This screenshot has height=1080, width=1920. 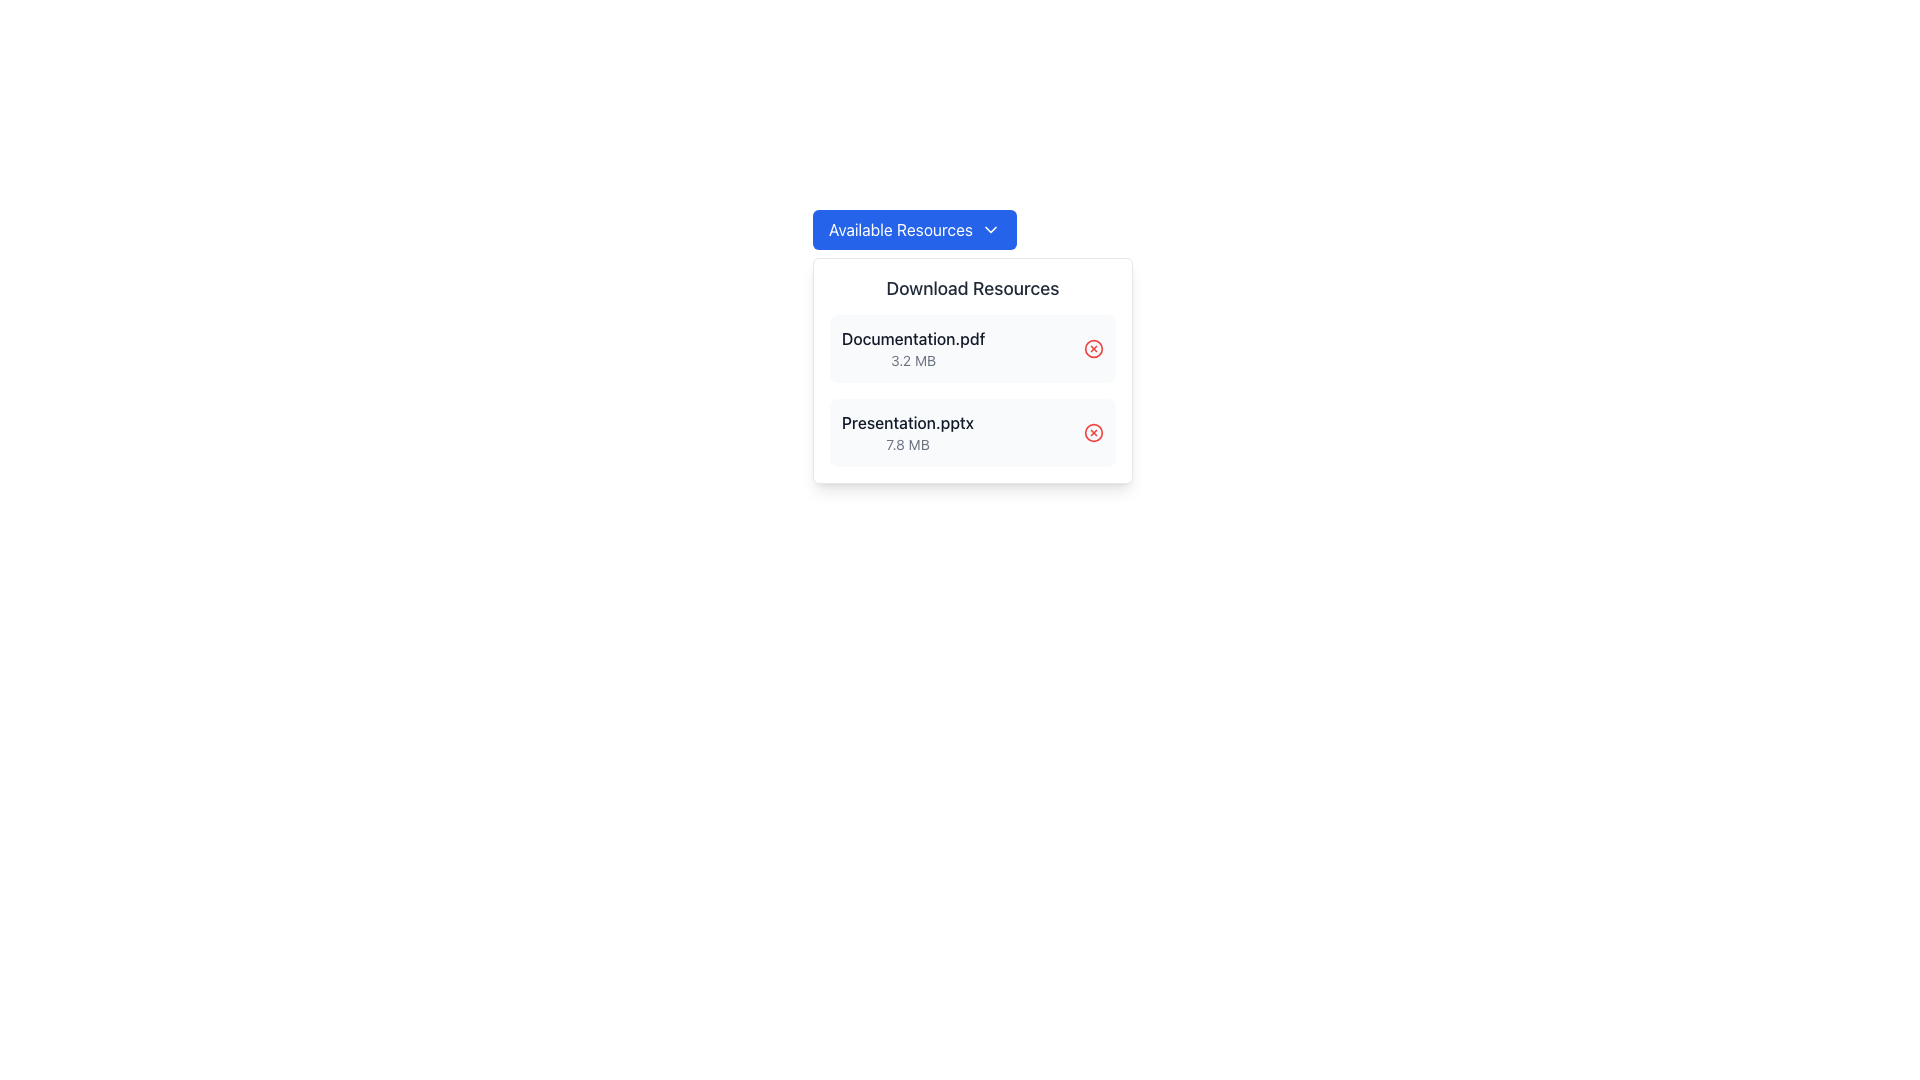 I want to click on the Informational Text Block displaying details for the second downloadable resource below 'Documentation.pdf 3.2 MB', so click(x=906, y=431).